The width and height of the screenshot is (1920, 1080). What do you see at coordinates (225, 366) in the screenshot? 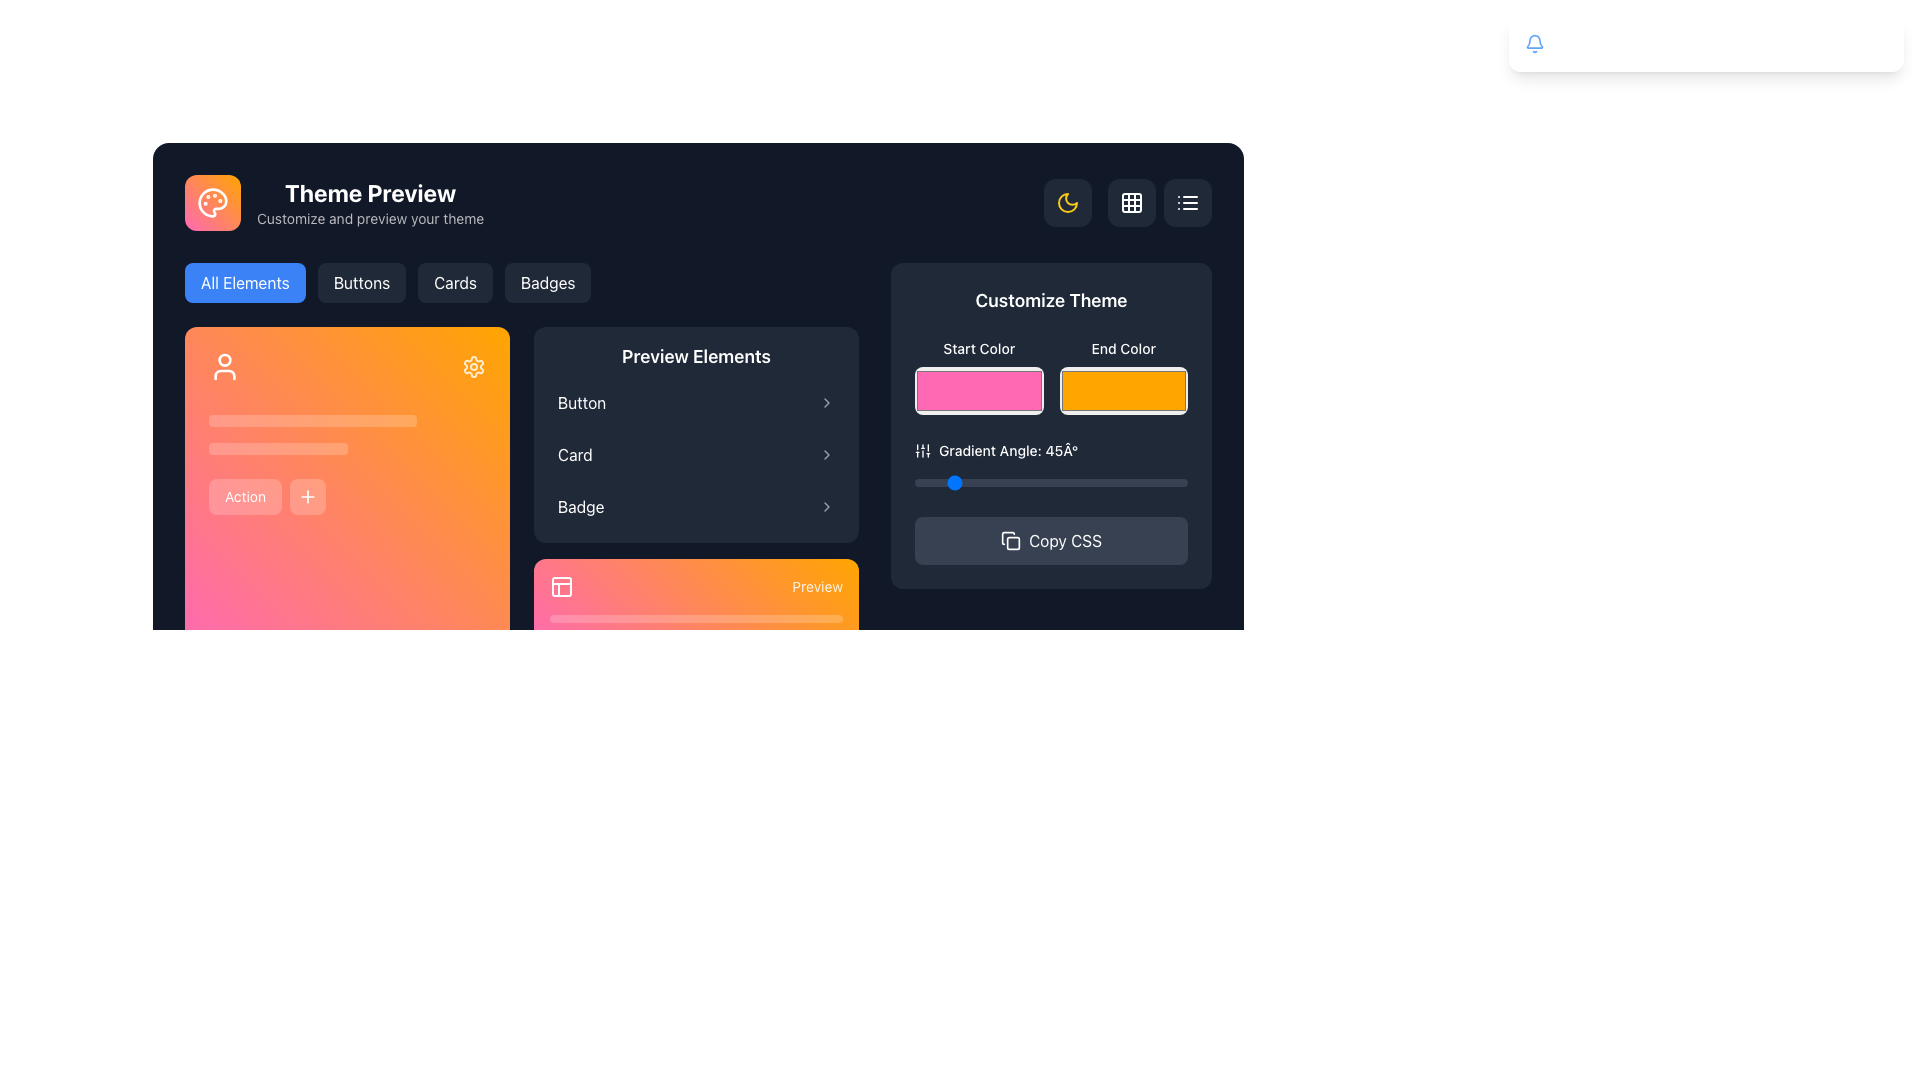
I see `the user icon, which is a minimalistic outline of a person, styled in white color and located in the top-left corner of a panel with a gradient orange background` at bounding box center [225, 366].